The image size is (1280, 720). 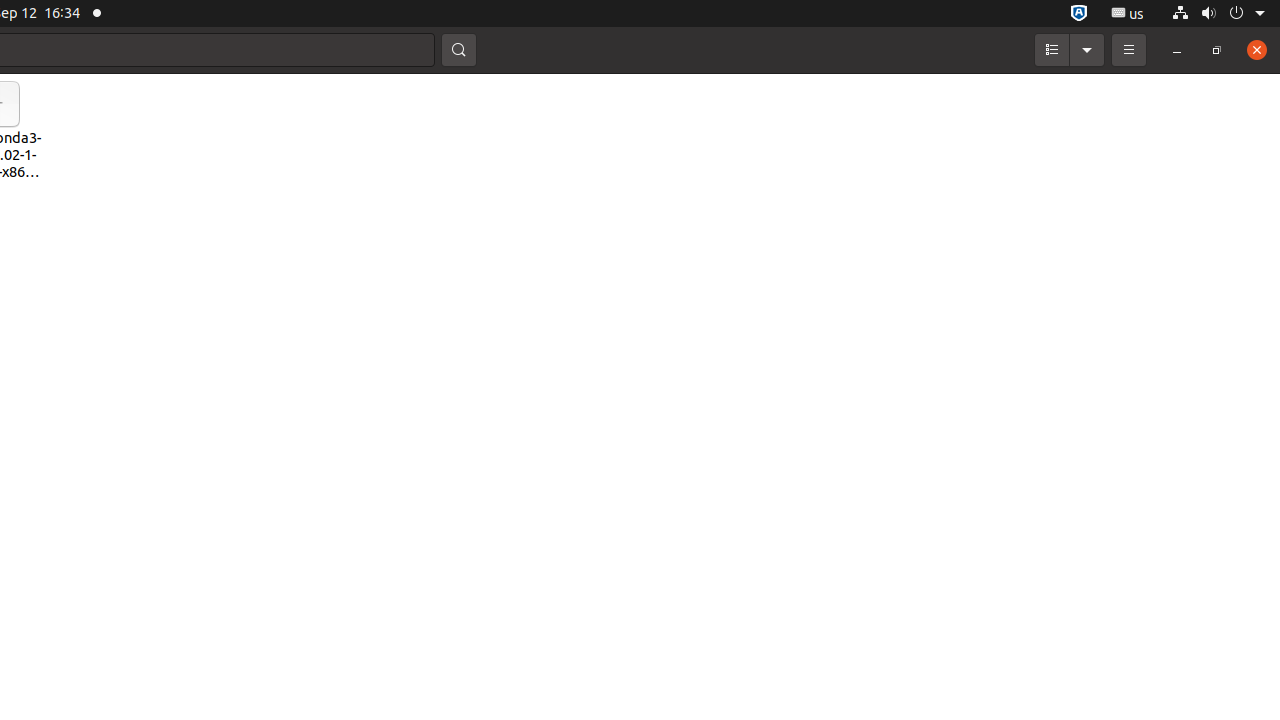 What do you see at coordinates (1176, 48) in the screenshot?
I see `'Minimize'` at bounding box center [1176, 48].